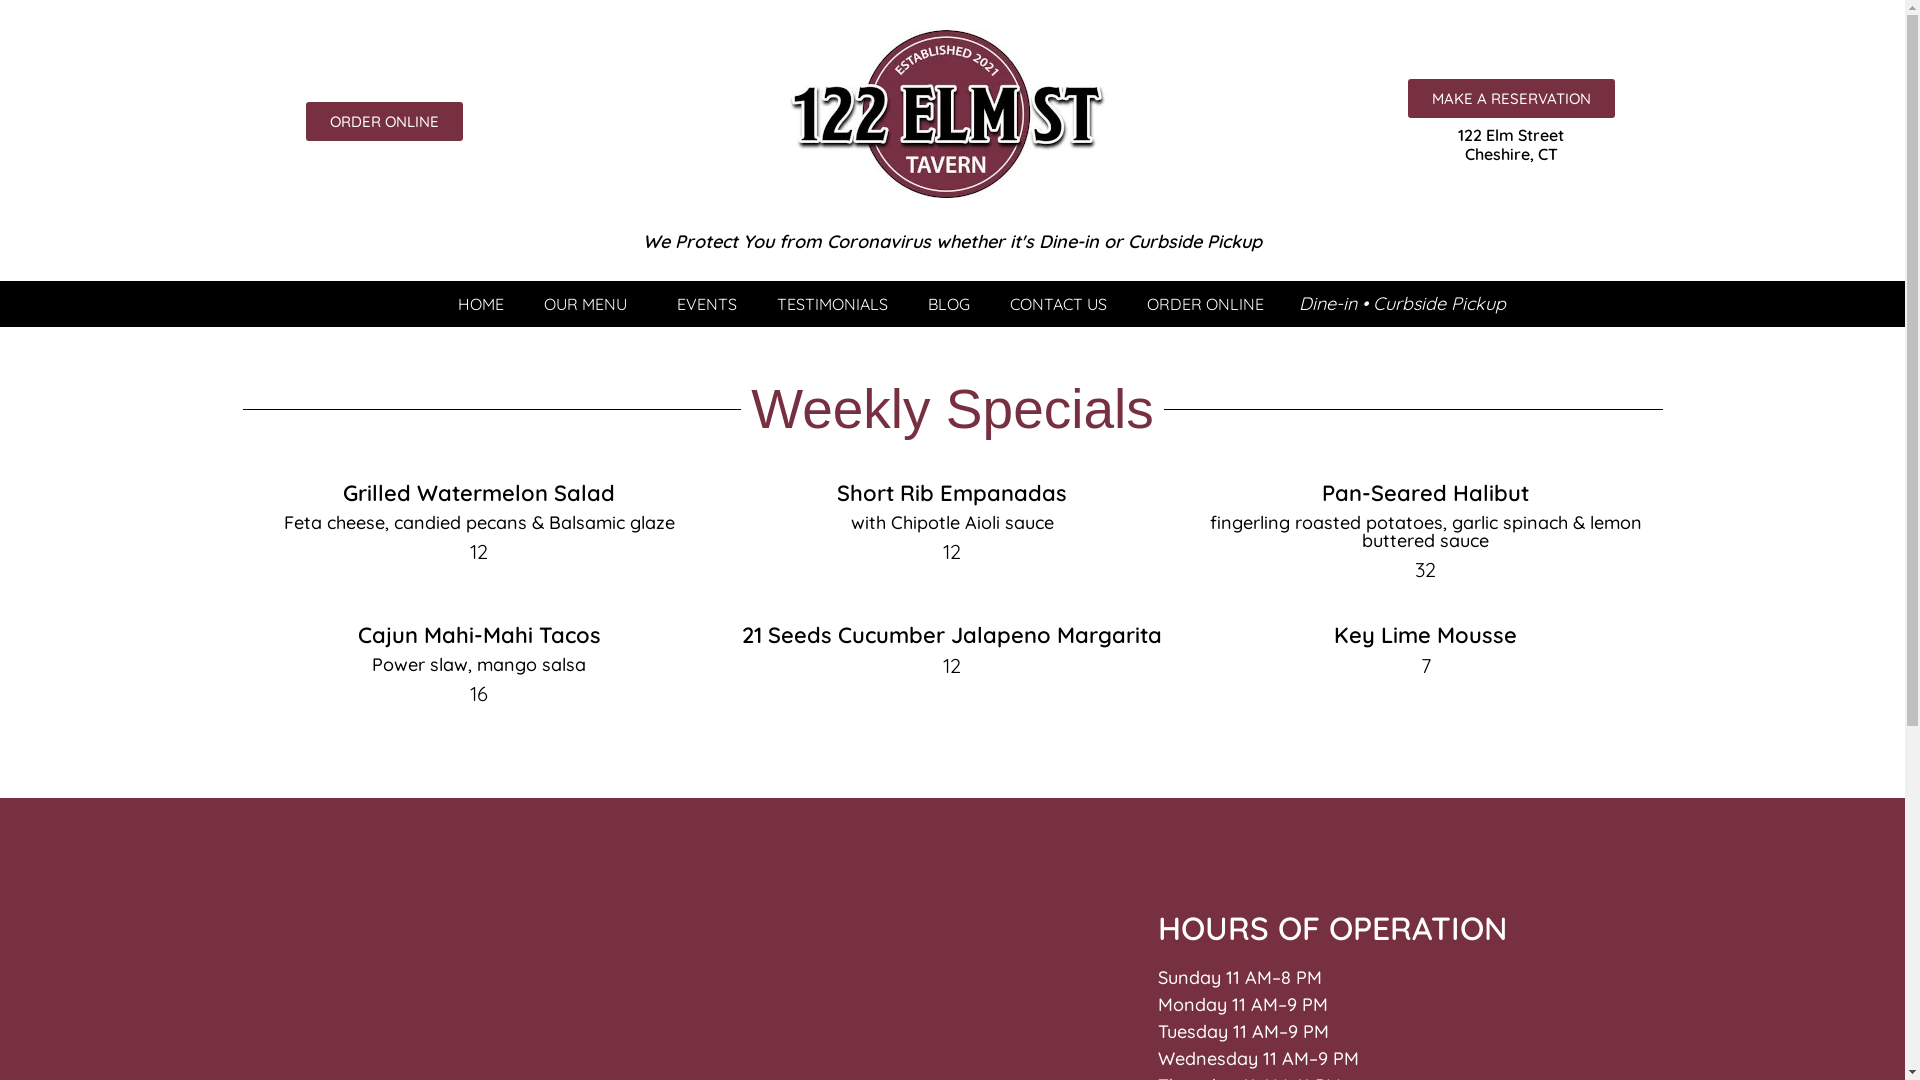 This screenshot has width=1920, height=1080. Describe the element at coordinates (480, 304) in the screenshot. I see `'HOME'` at that location.